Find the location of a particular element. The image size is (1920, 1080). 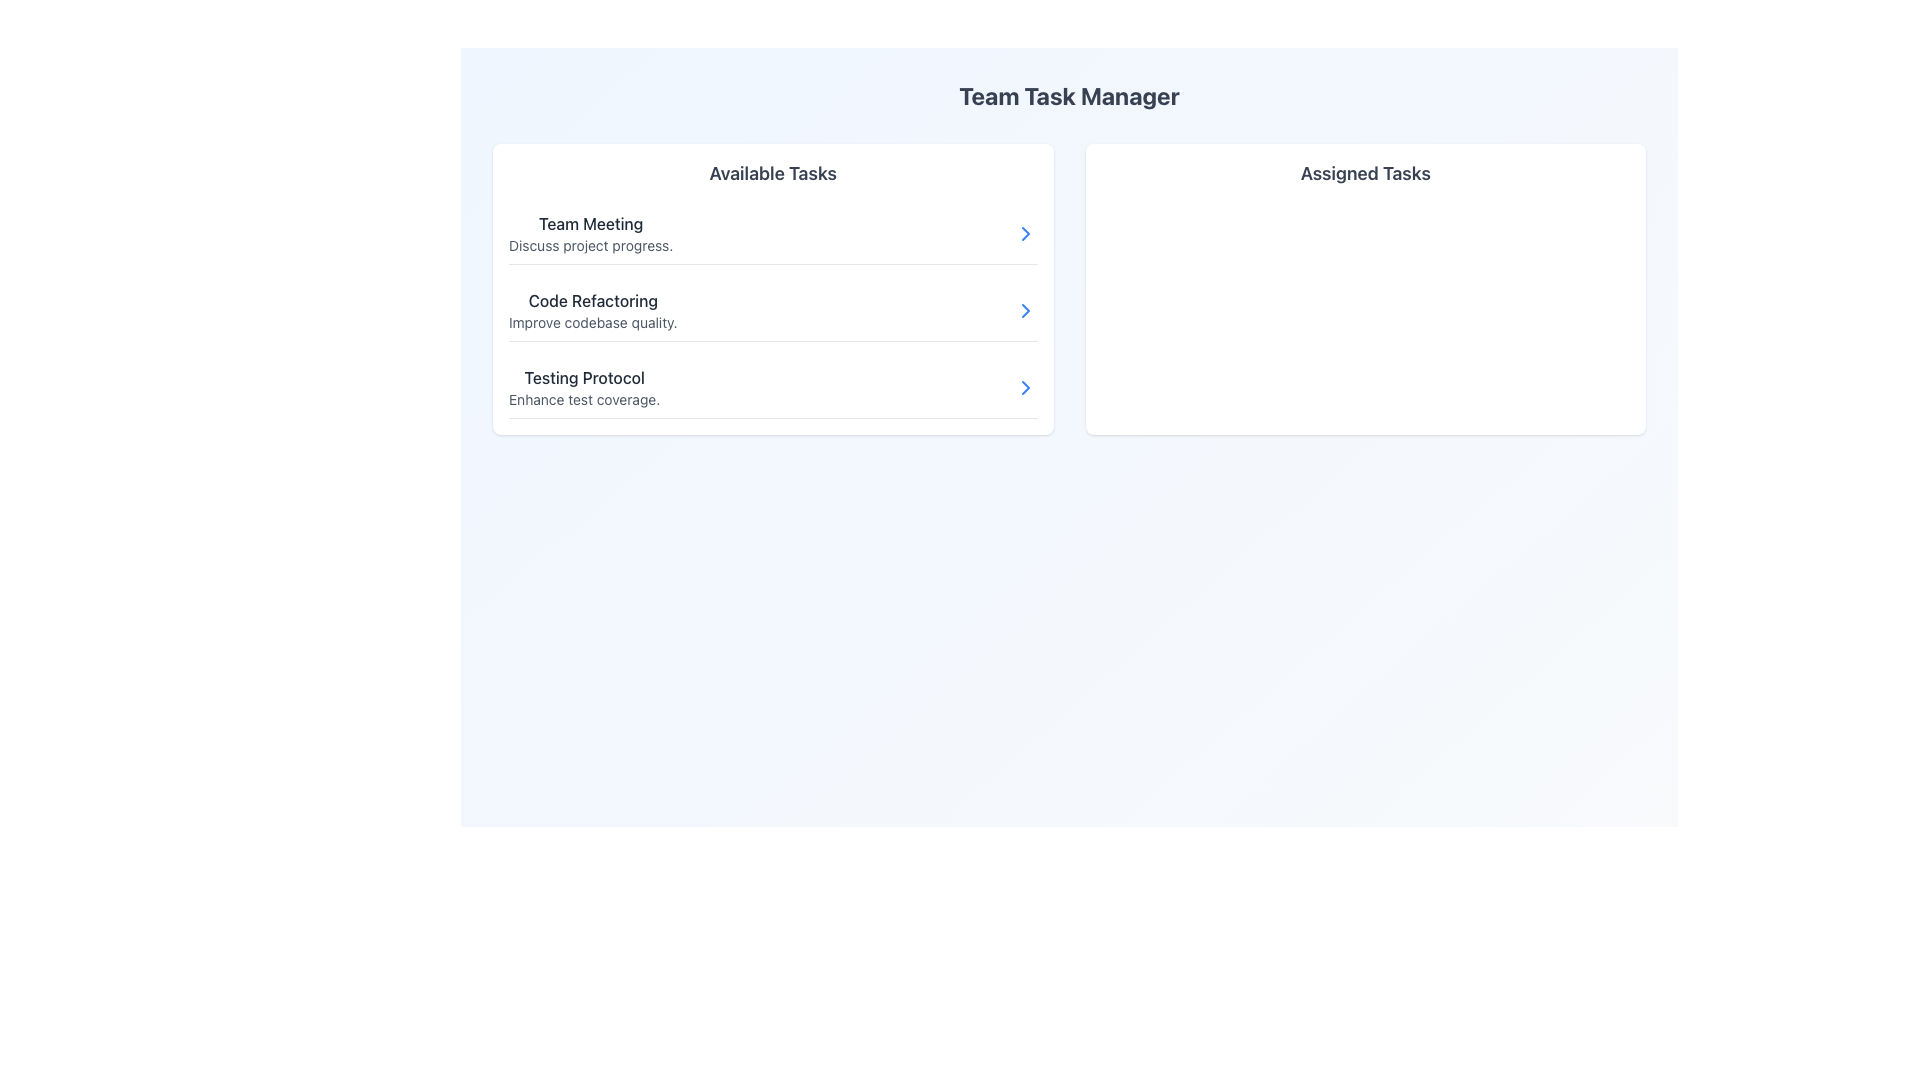

the Text Label serving as a descriptive header for the task item titled 'Testing Protocol', located in the upper portion of the card in the left panel titled 'Available Tasks' is located at coordinates (583, 378).